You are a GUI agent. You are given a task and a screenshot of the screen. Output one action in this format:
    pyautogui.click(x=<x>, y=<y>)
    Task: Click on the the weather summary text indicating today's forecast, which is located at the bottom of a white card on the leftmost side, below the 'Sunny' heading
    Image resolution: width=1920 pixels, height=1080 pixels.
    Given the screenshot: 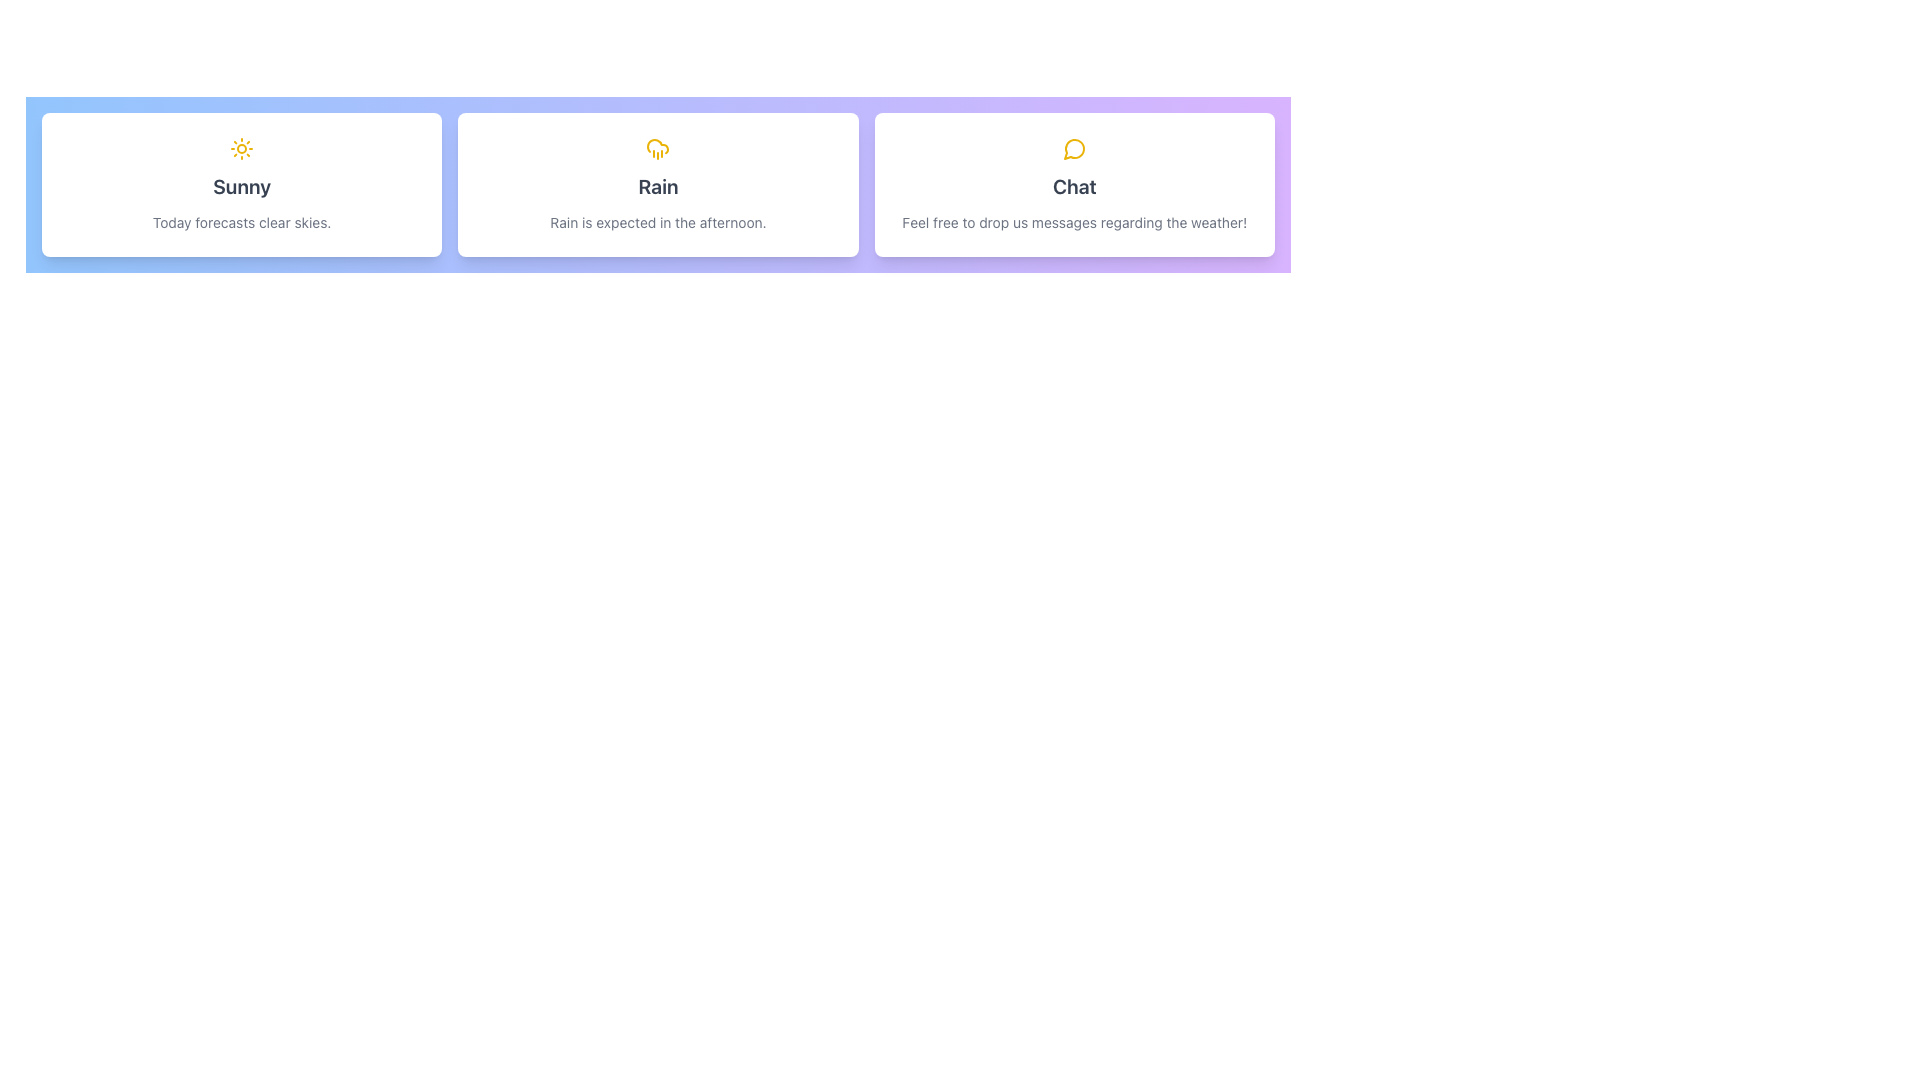 What is the action you would take?
    pyautogui.click(x=241, y=223)
    